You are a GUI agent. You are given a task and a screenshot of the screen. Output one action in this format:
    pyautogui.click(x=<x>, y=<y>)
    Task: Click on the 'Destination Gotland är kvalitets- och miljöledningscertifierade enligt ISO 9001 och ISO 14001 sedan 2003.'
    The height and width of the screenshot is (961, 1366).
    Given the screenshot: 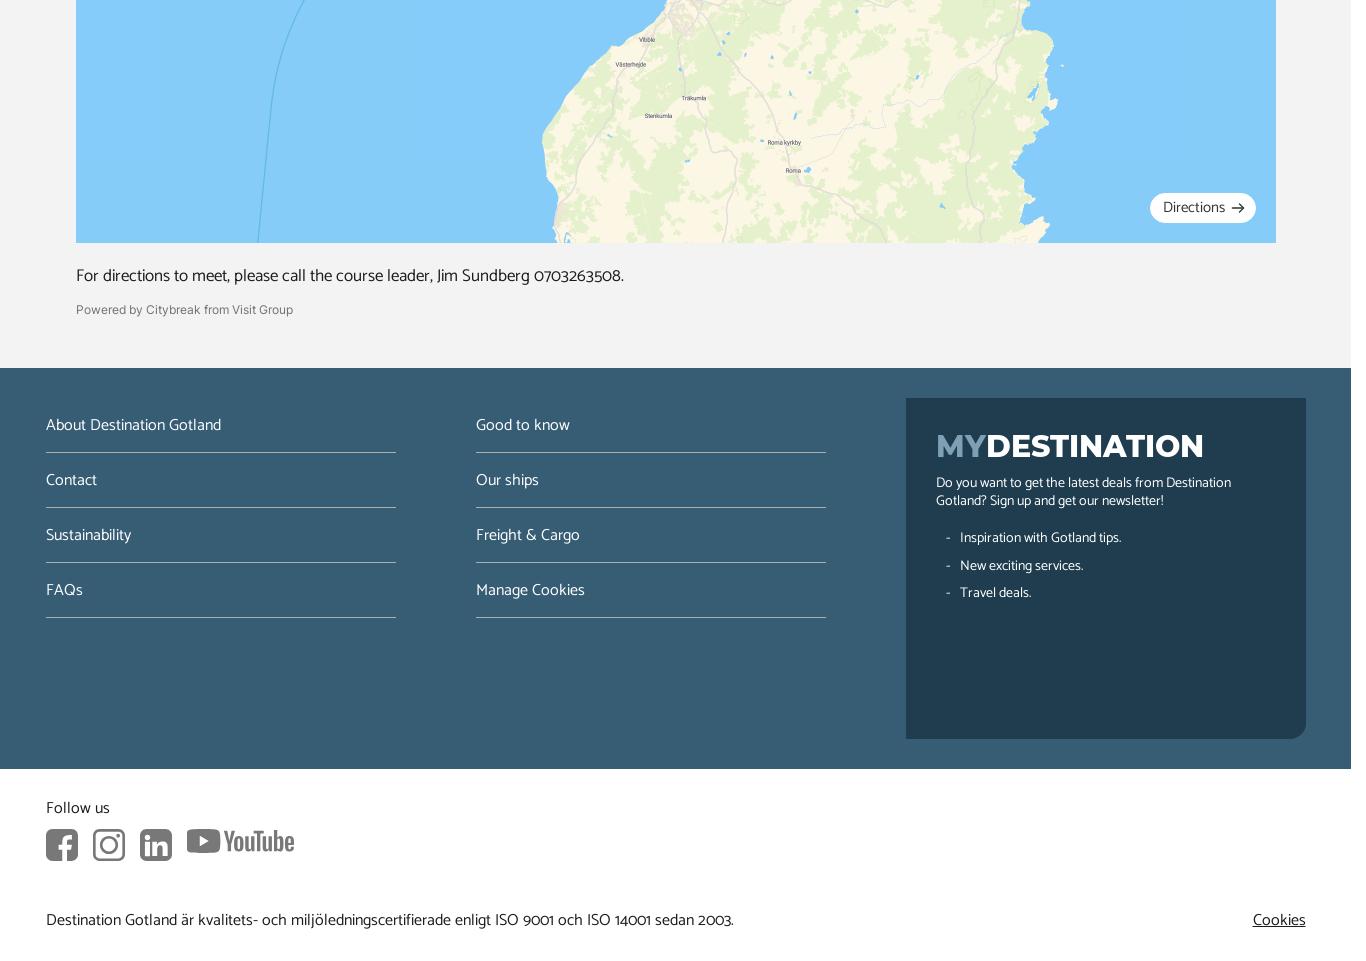 What is the action you would take?
    pyautogui.click(x=388, y=919)
    